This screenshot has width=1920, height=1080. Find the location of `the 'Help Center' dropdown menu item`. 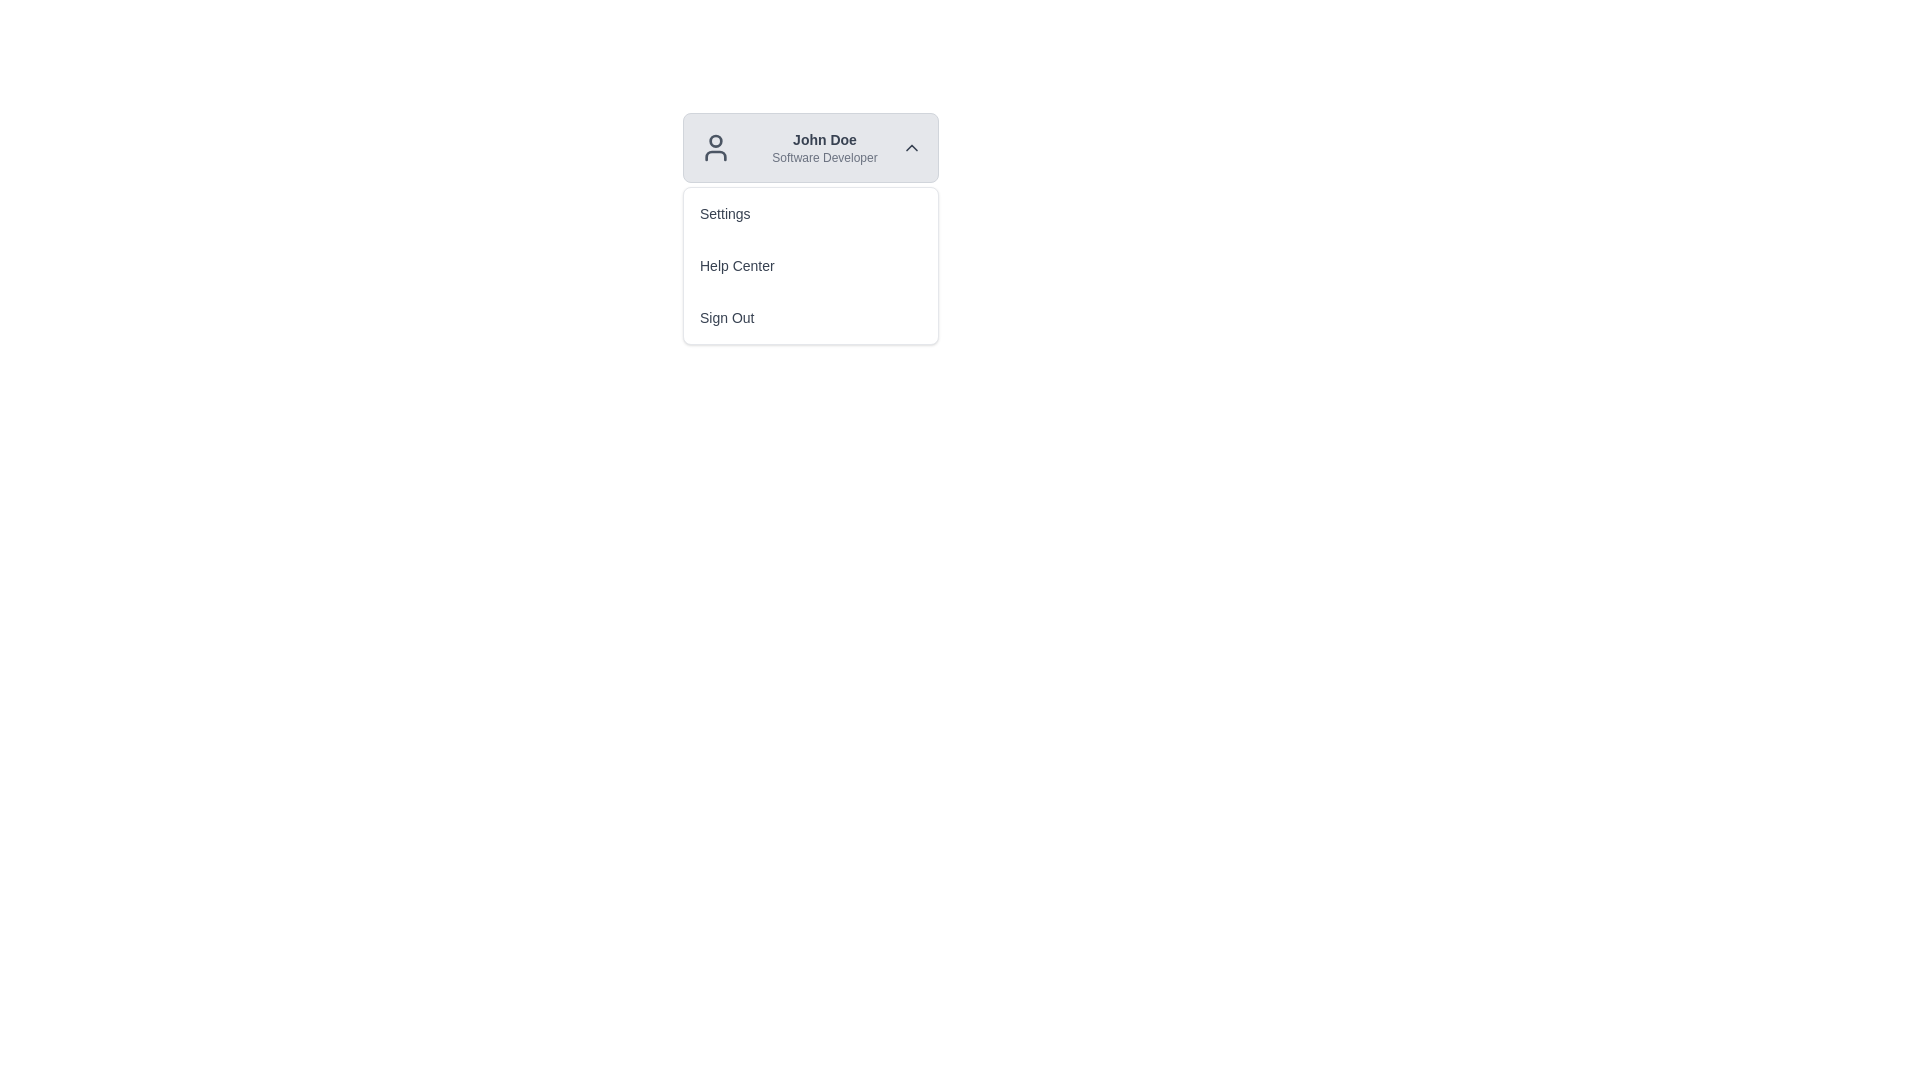

the 'Help Center' dropdown menu item is located at coordinates (811, 265).